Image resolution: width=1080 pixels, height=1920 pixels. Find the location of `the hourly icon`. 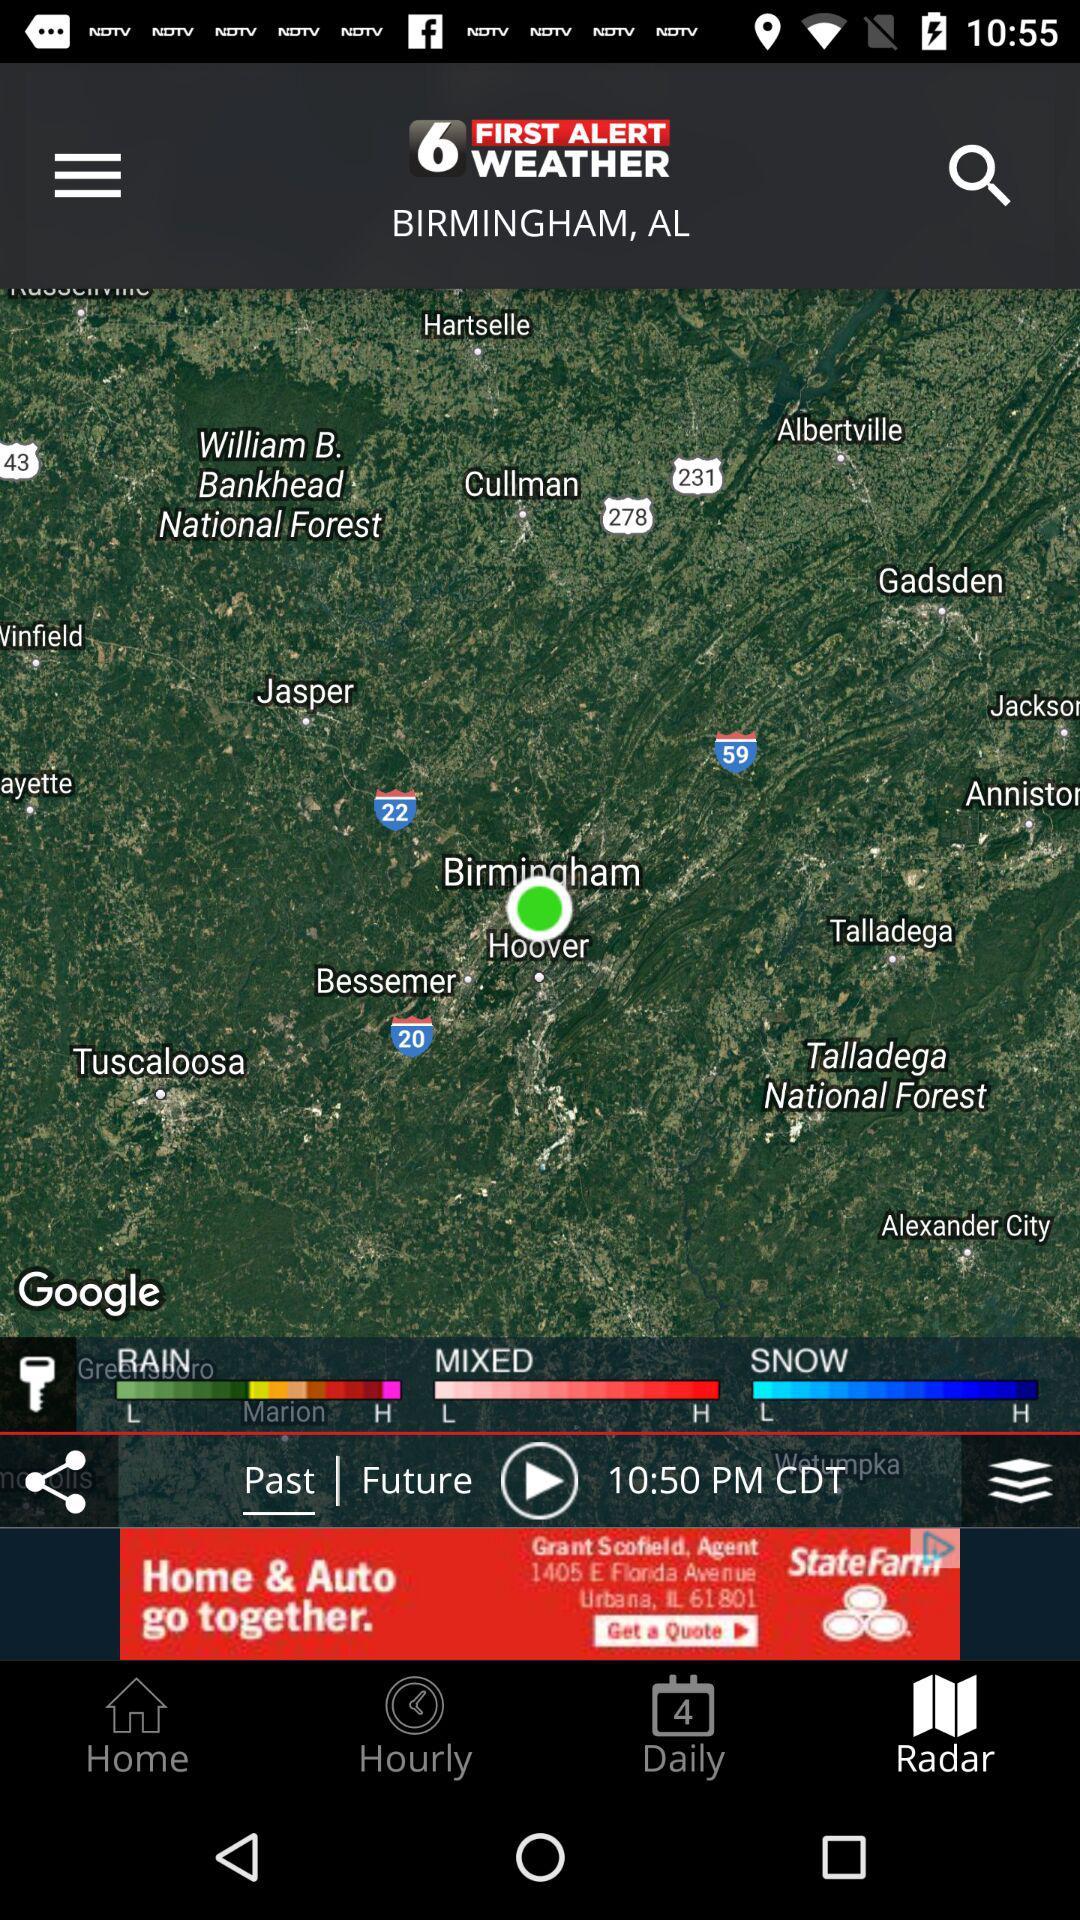

the hourly icon is located at coordinates (413, 1726).